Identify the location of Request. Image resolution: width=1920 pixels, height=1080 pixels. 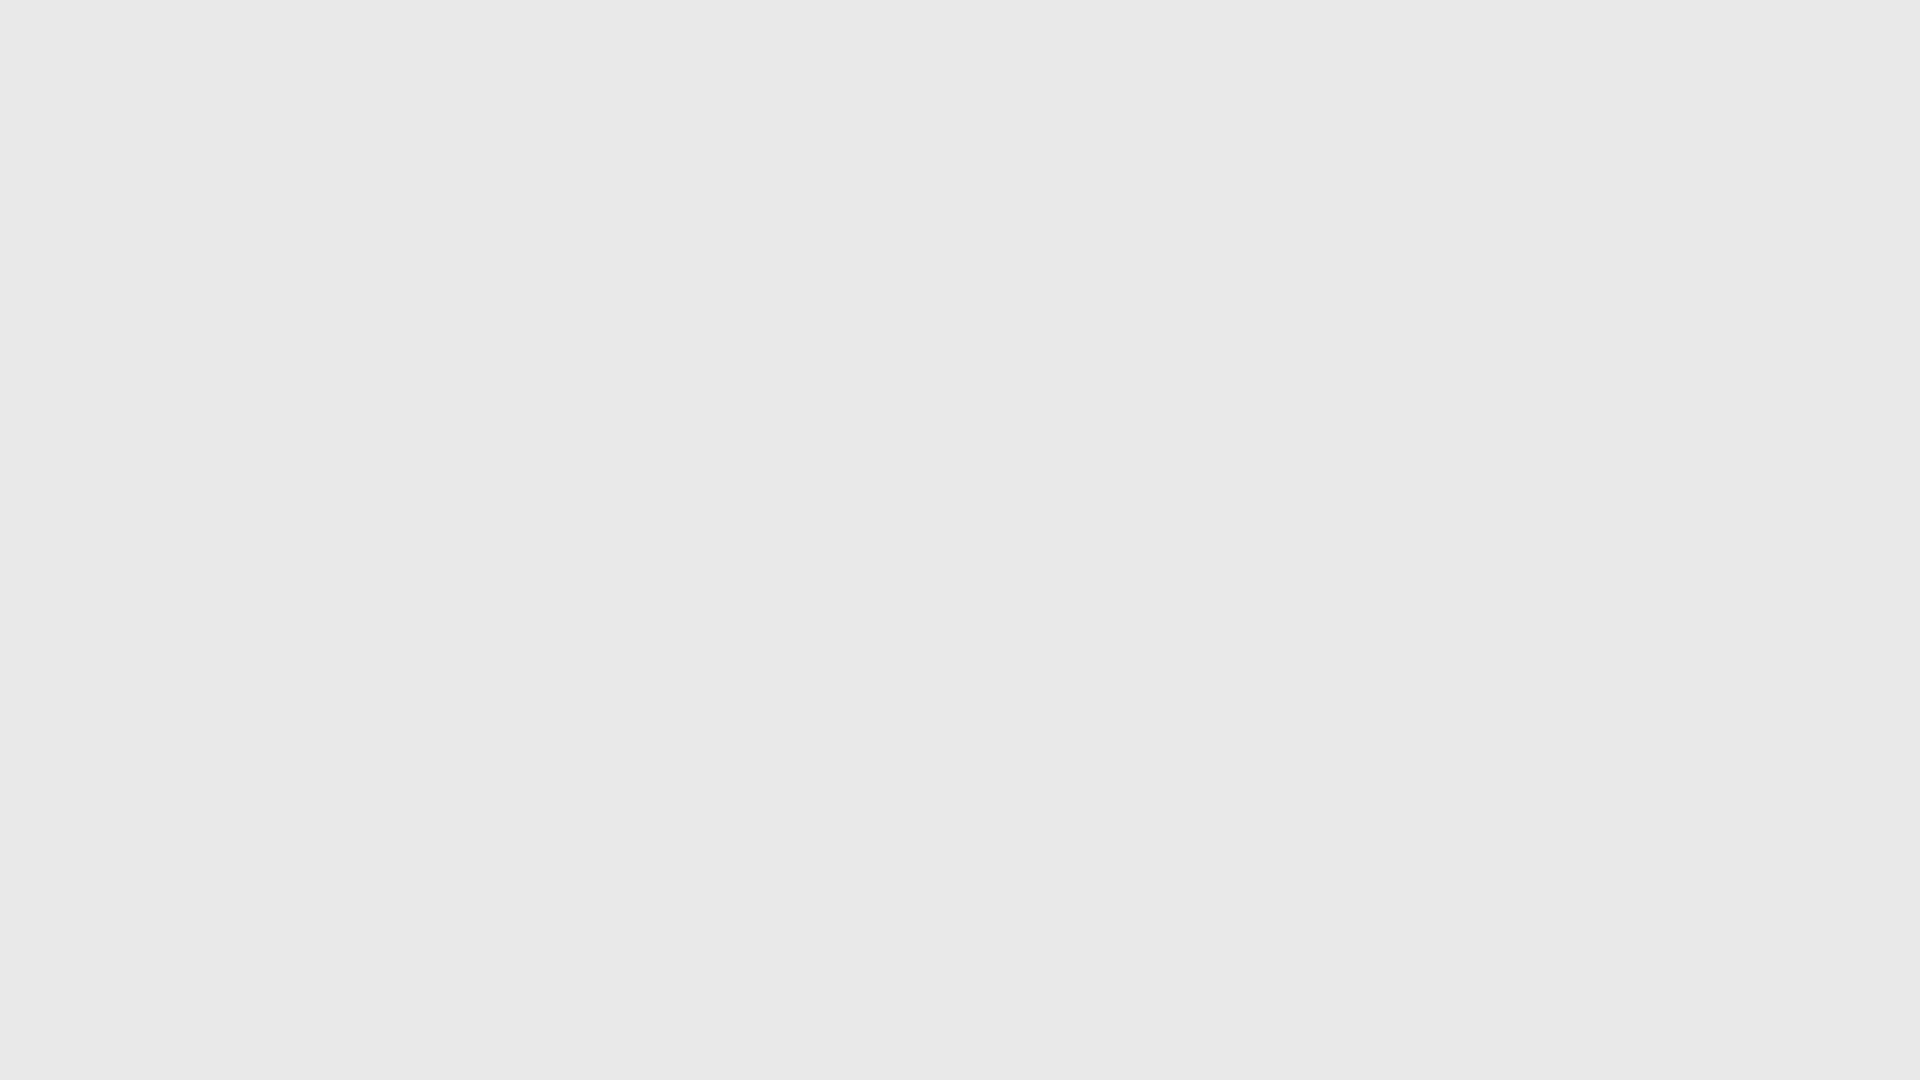
(469, 305).